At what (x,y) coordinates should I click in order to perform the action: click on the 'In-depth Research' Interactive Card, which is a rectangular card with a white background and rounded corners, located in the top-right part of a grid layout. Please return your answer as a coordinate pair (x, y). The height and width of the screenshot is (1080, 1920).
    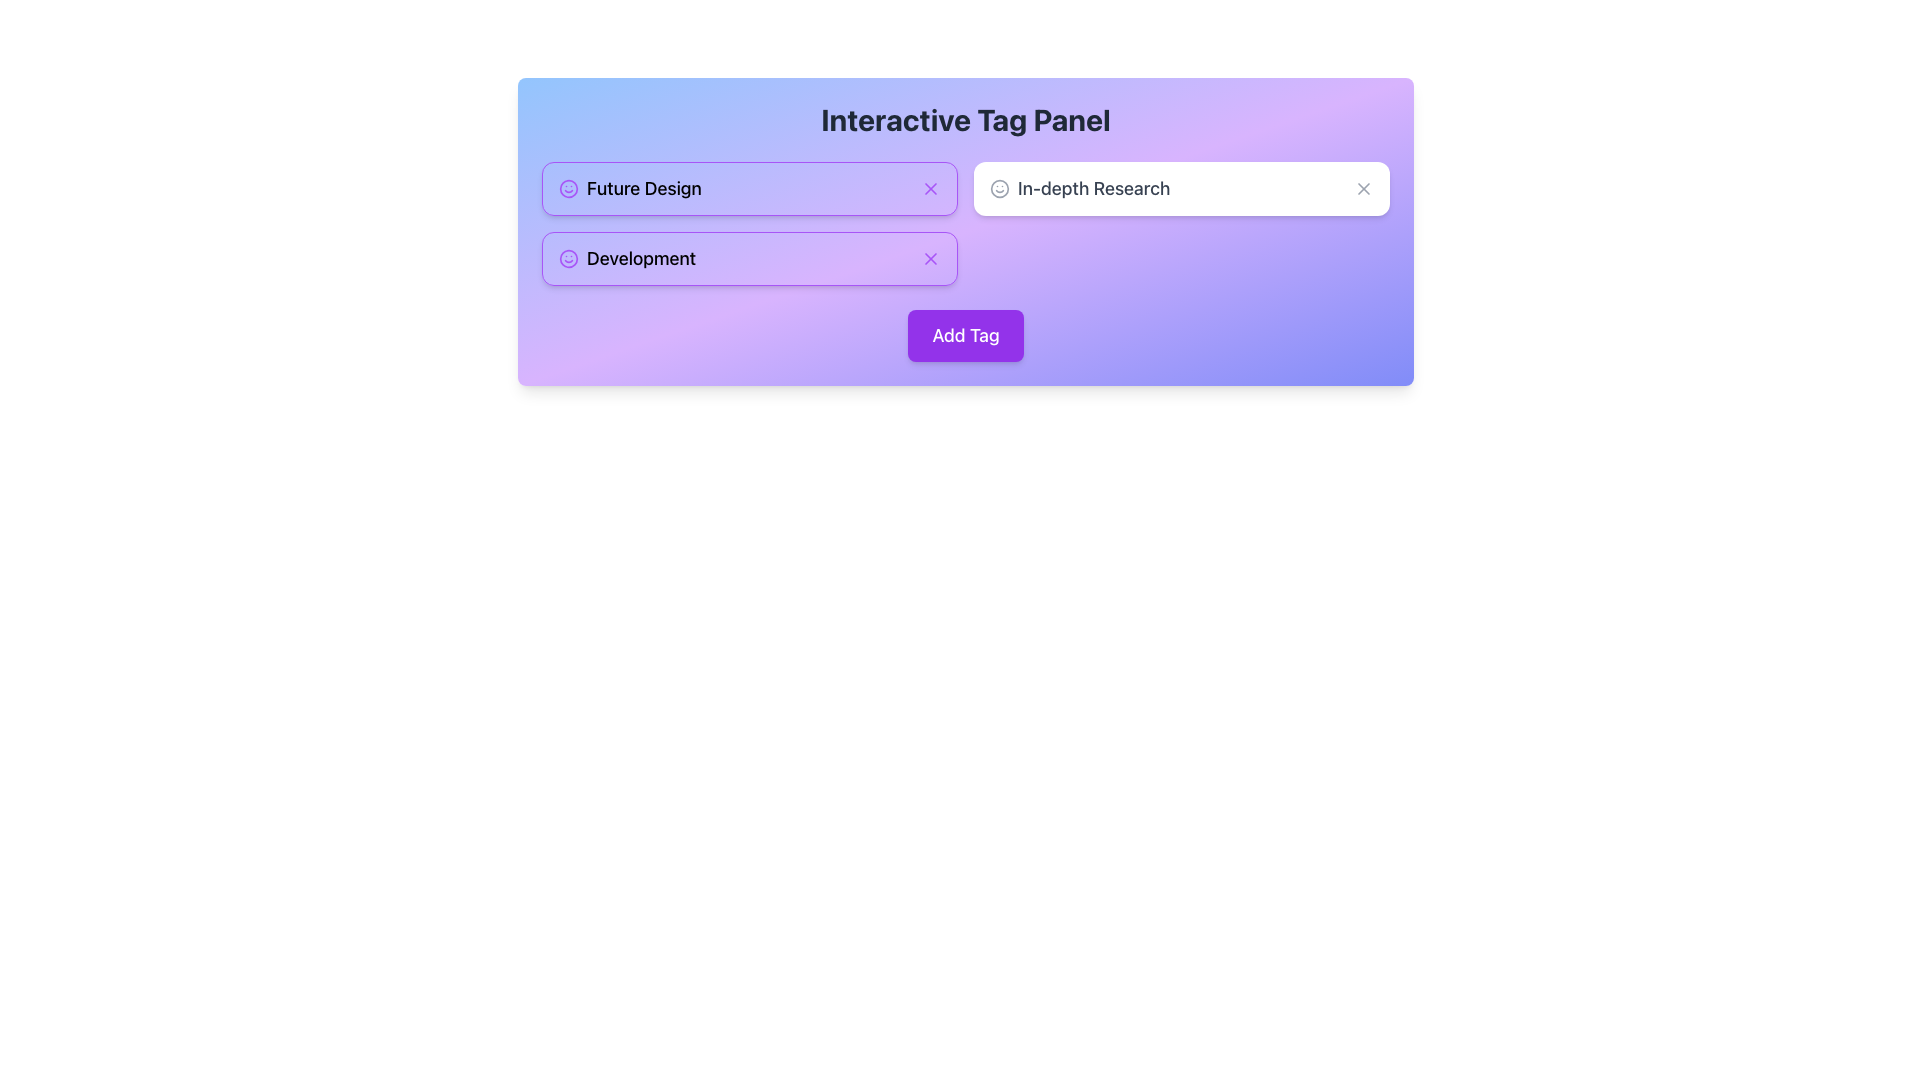
    Looking at the image, I should click on (1181, 189).